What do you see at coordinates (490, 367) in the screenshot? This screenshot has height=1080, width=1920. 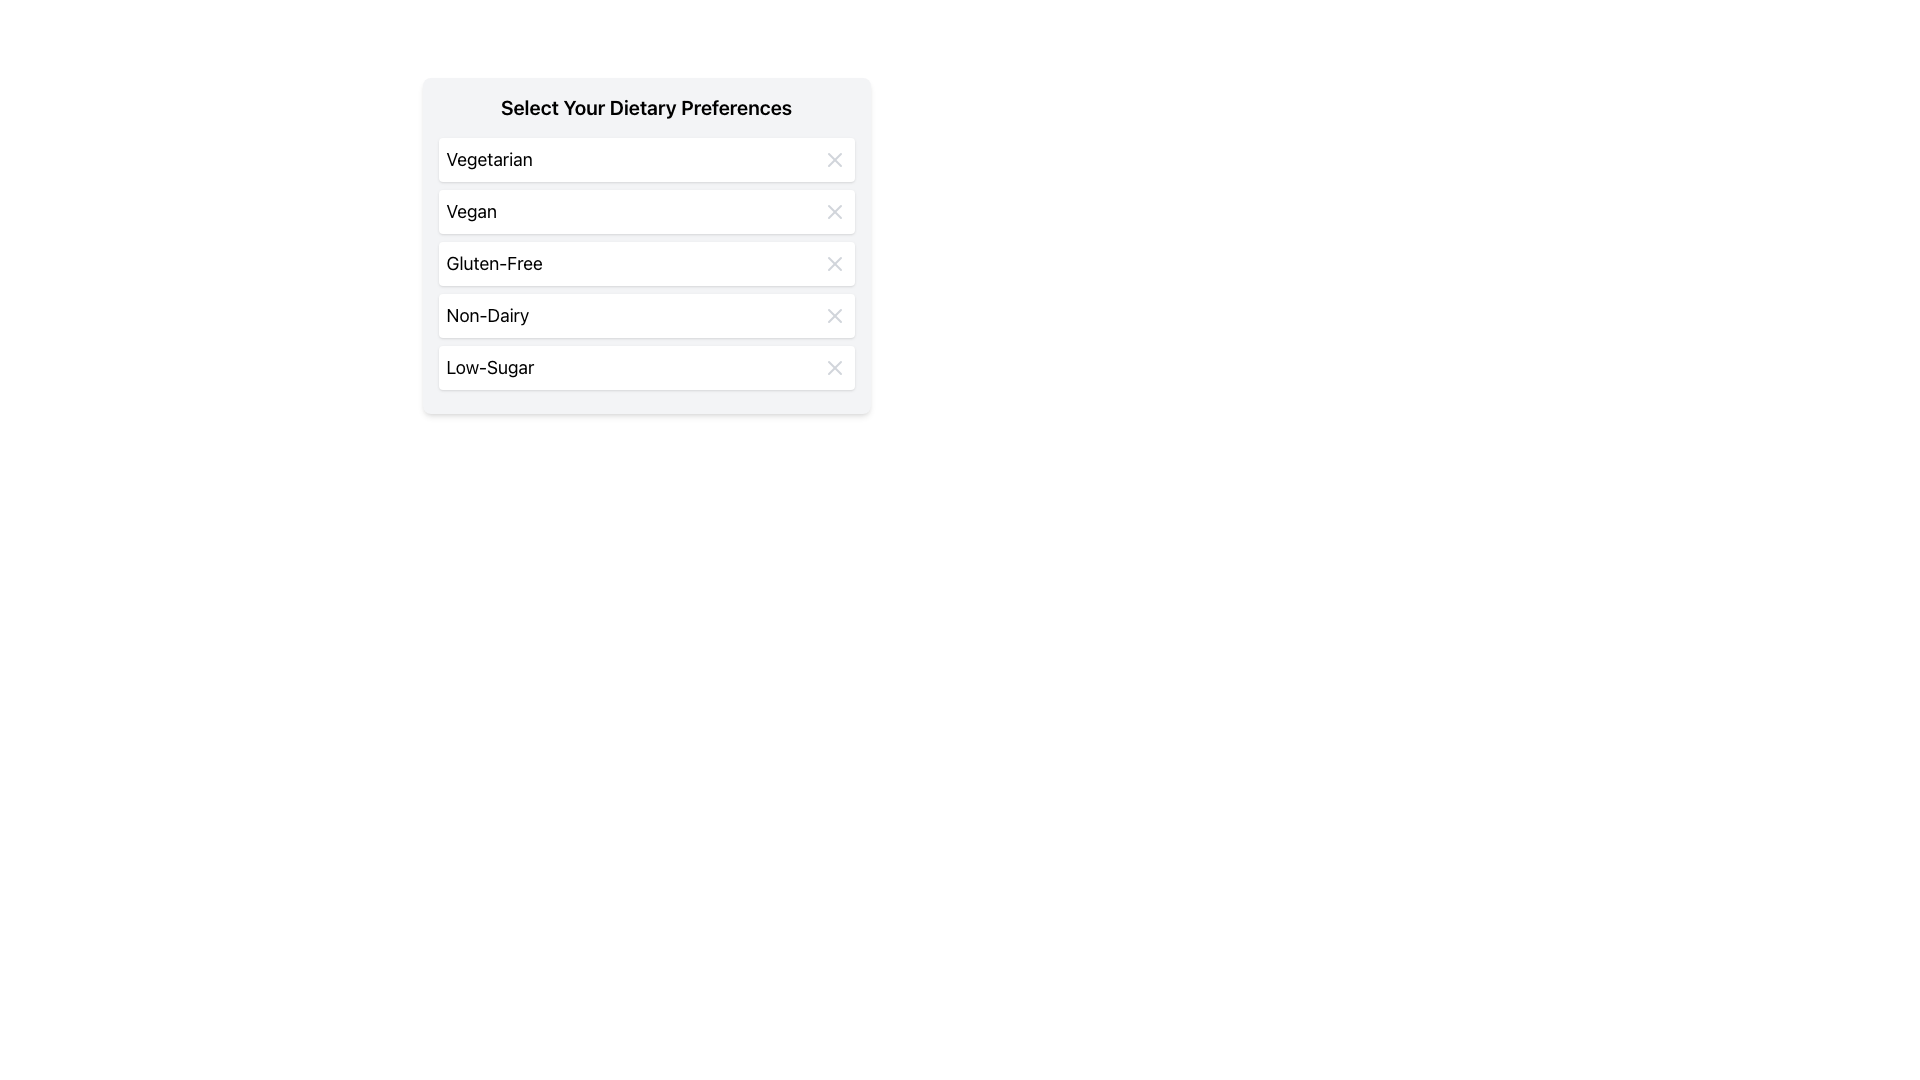 I see `the text label displaying 'Low-Sugar' in bold black font, which is the fifth item under the section header 'Select Your Dietary Preferences'` at bounding box center [490, 367].